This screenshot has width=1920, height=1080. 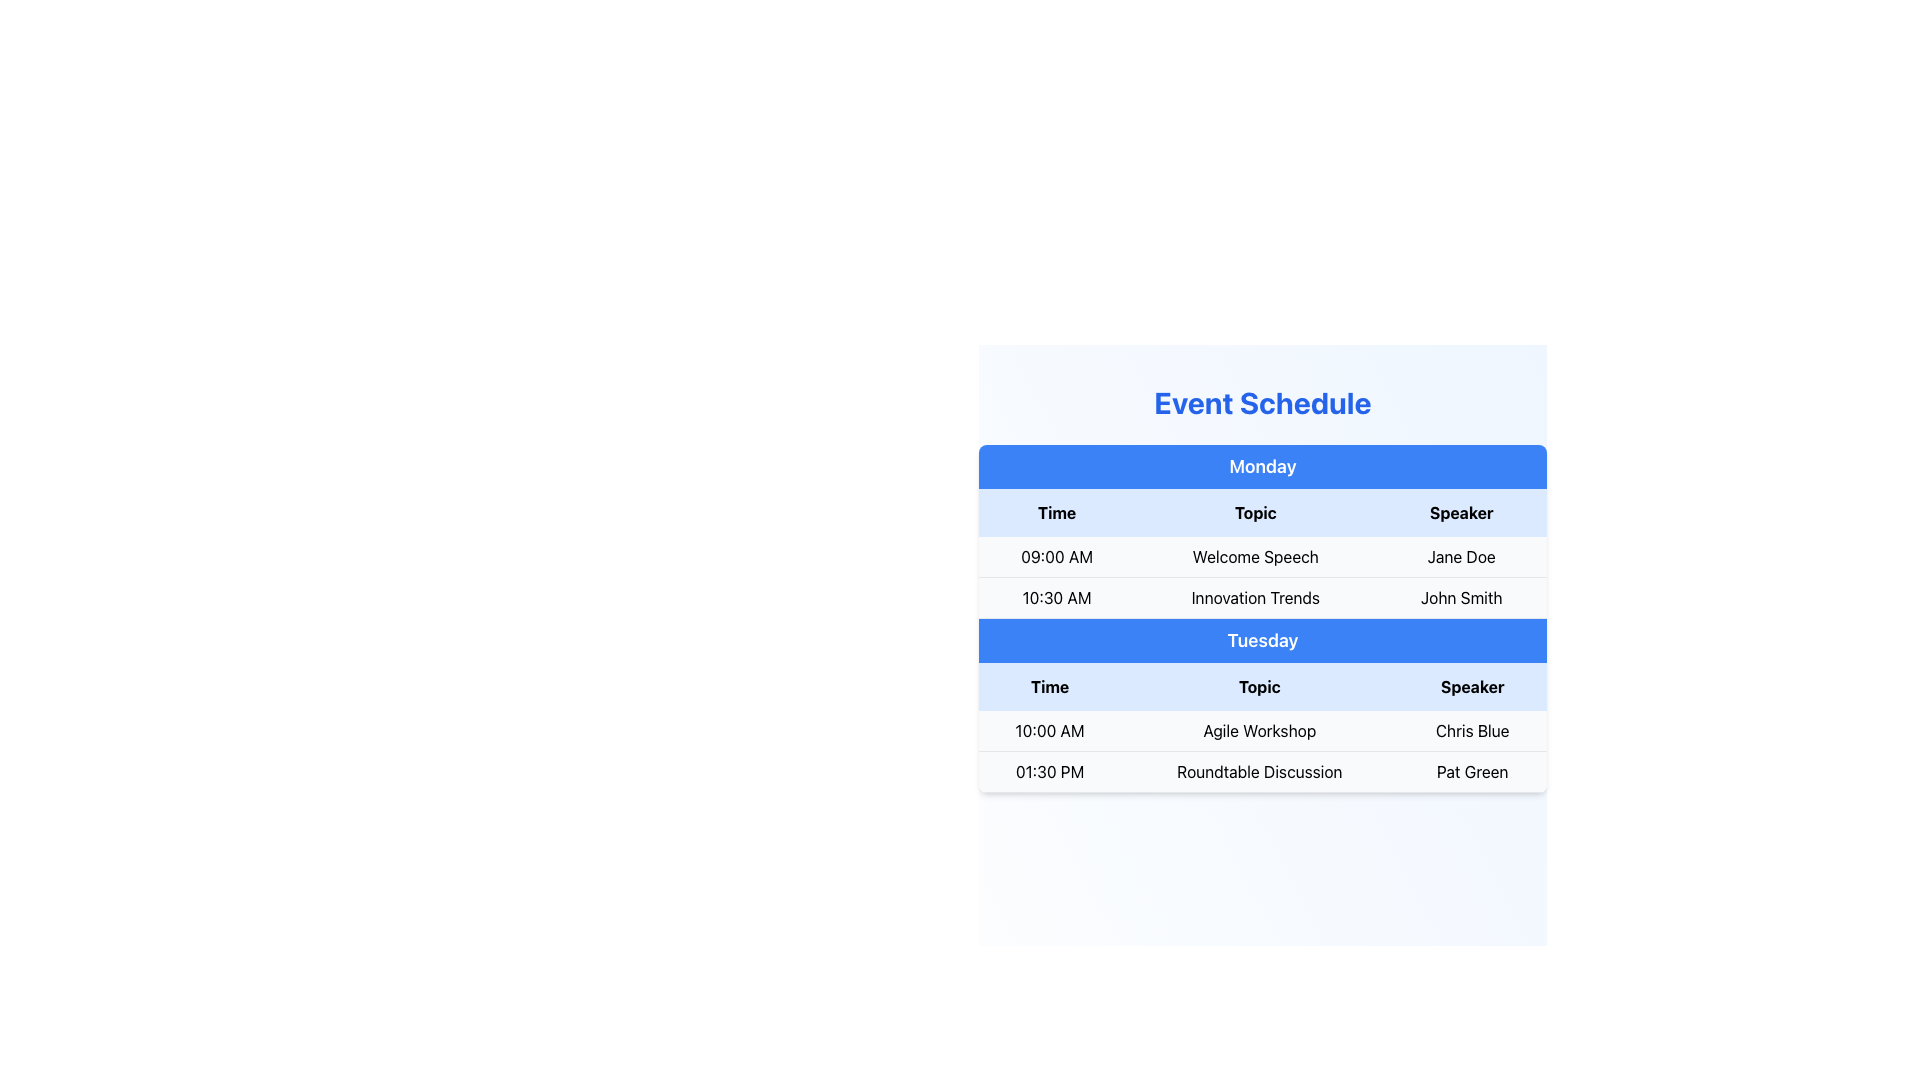 I want to click on the 'Time' Text Label element located in the header row of the table, which is visually styled with bold font and centered alignment, positioned to the far left of the row labeled 'TimeTopicSpeaker', so click(x=1056, y=512).